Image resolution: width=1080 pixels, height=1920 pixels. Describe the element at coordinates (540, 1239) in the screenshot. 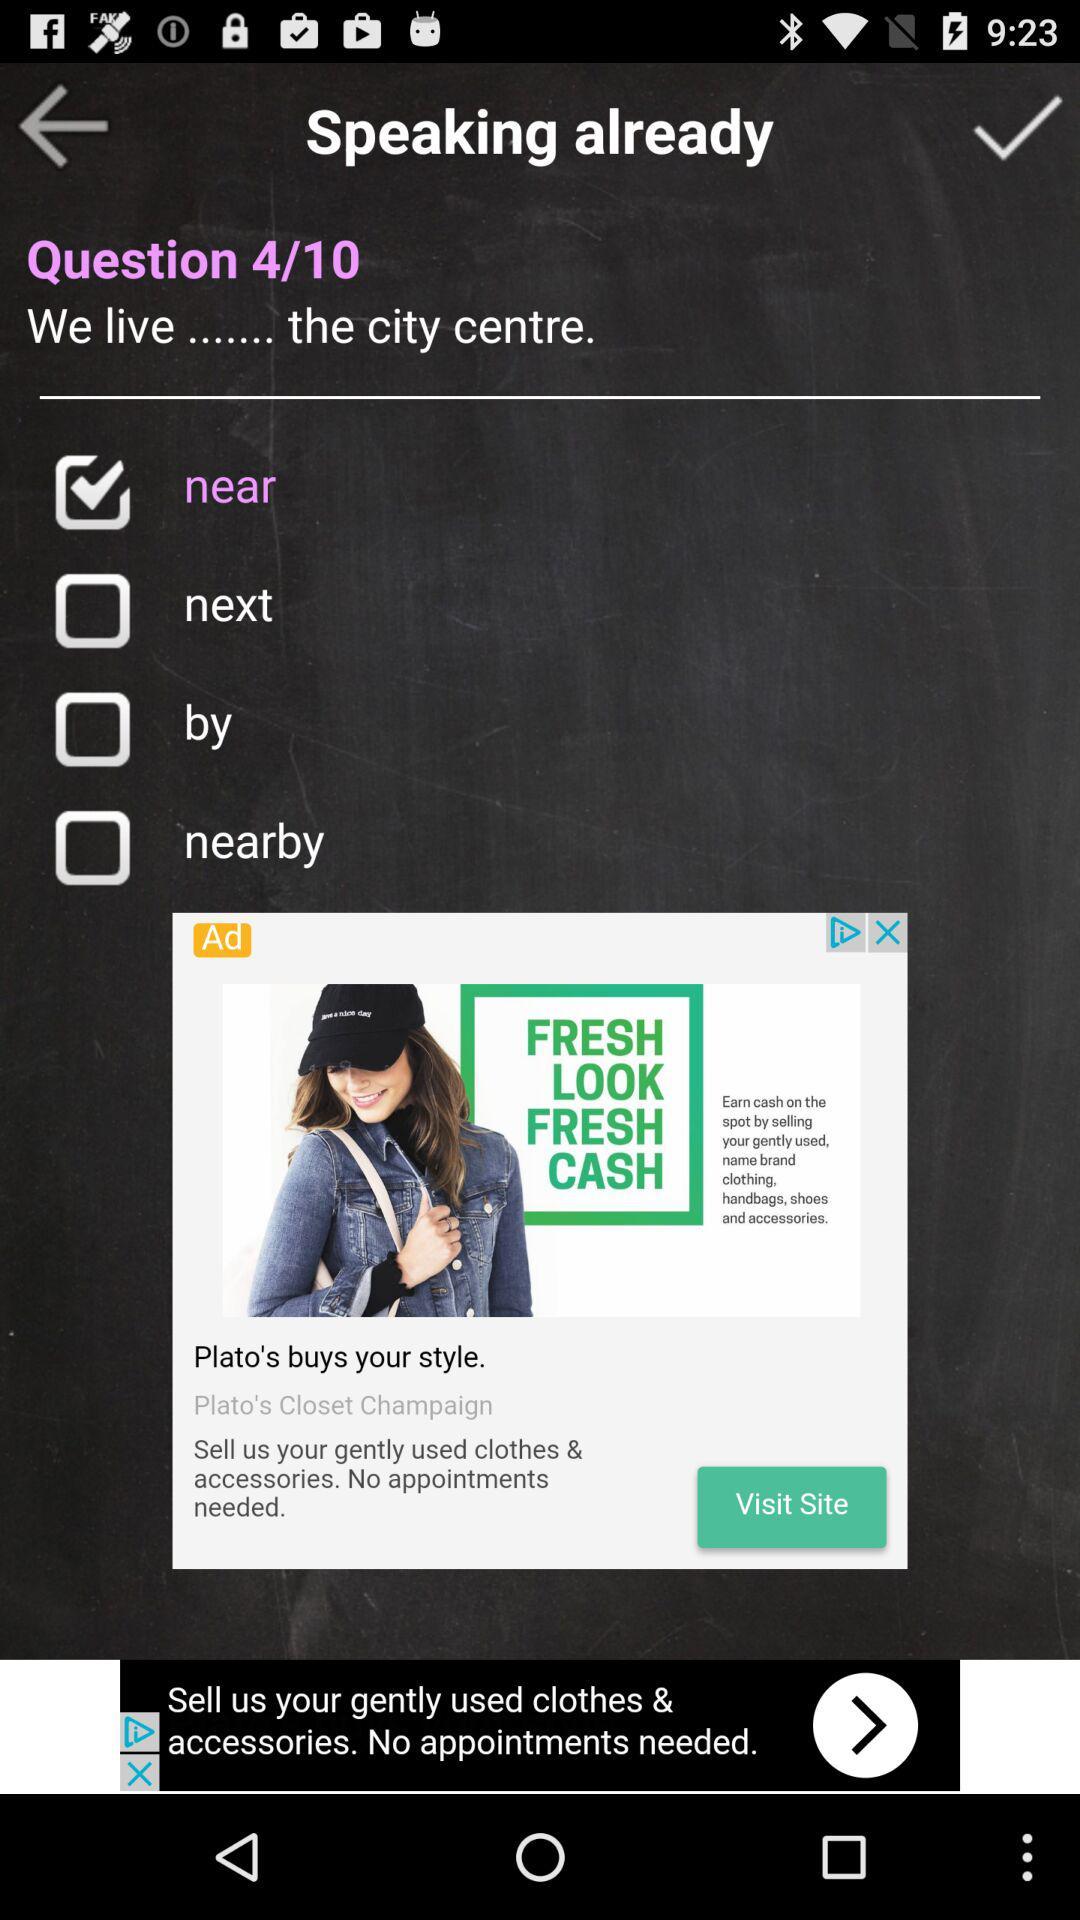

I see `show advertisements` at that location.